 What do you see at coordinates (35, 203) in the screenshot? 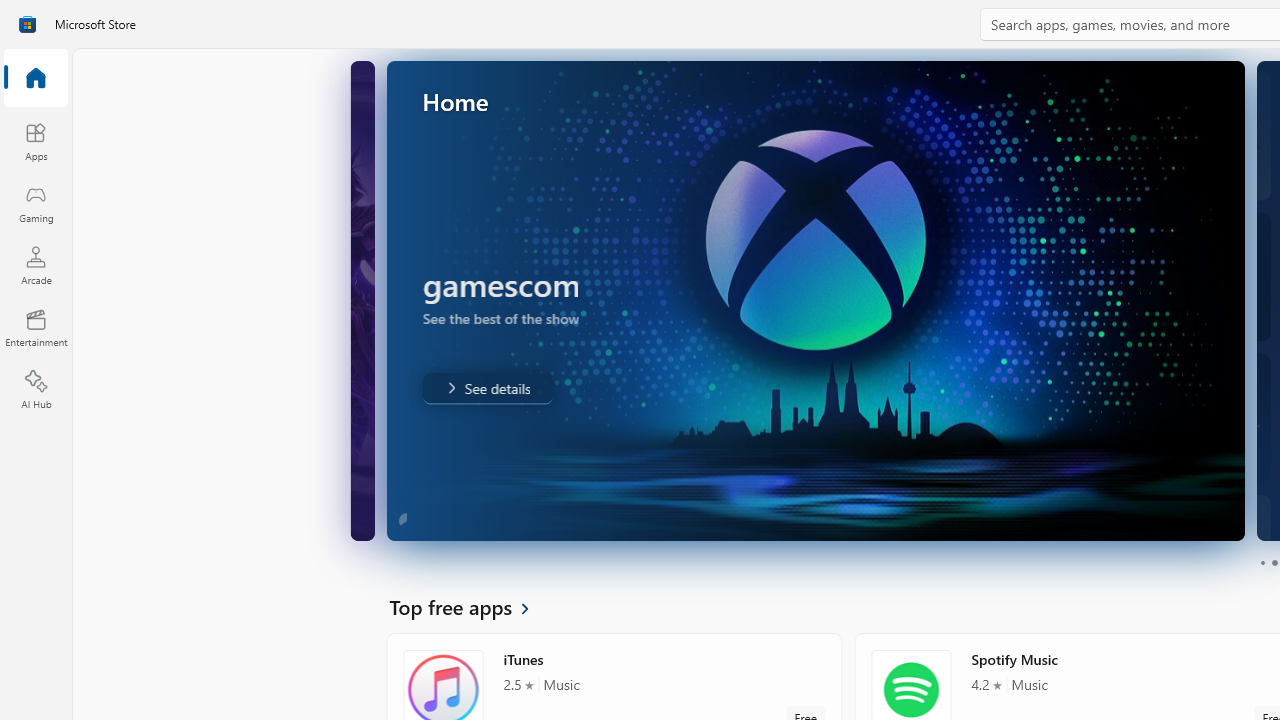
I see `'Gaming'` at bounding box center [35, 203].